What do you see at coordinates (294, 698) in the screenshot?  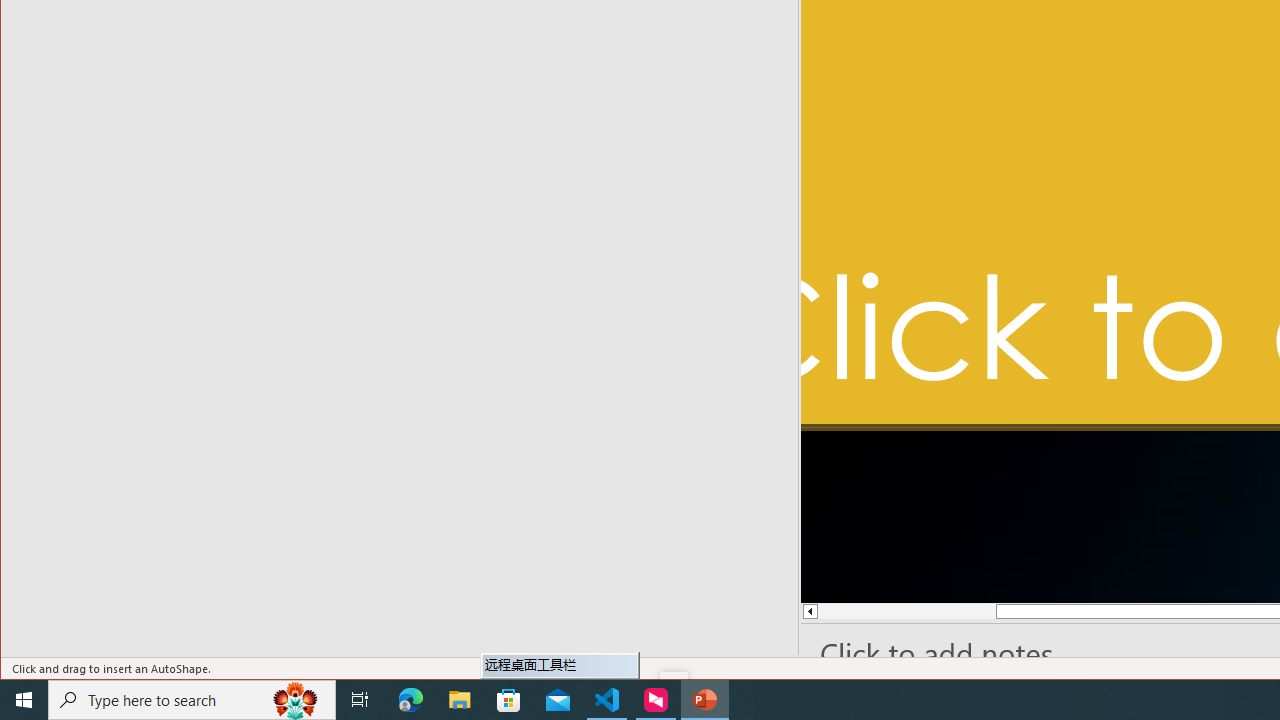 I see `'Search highlights icon opens search home window'` at bounding box center [294, 698].